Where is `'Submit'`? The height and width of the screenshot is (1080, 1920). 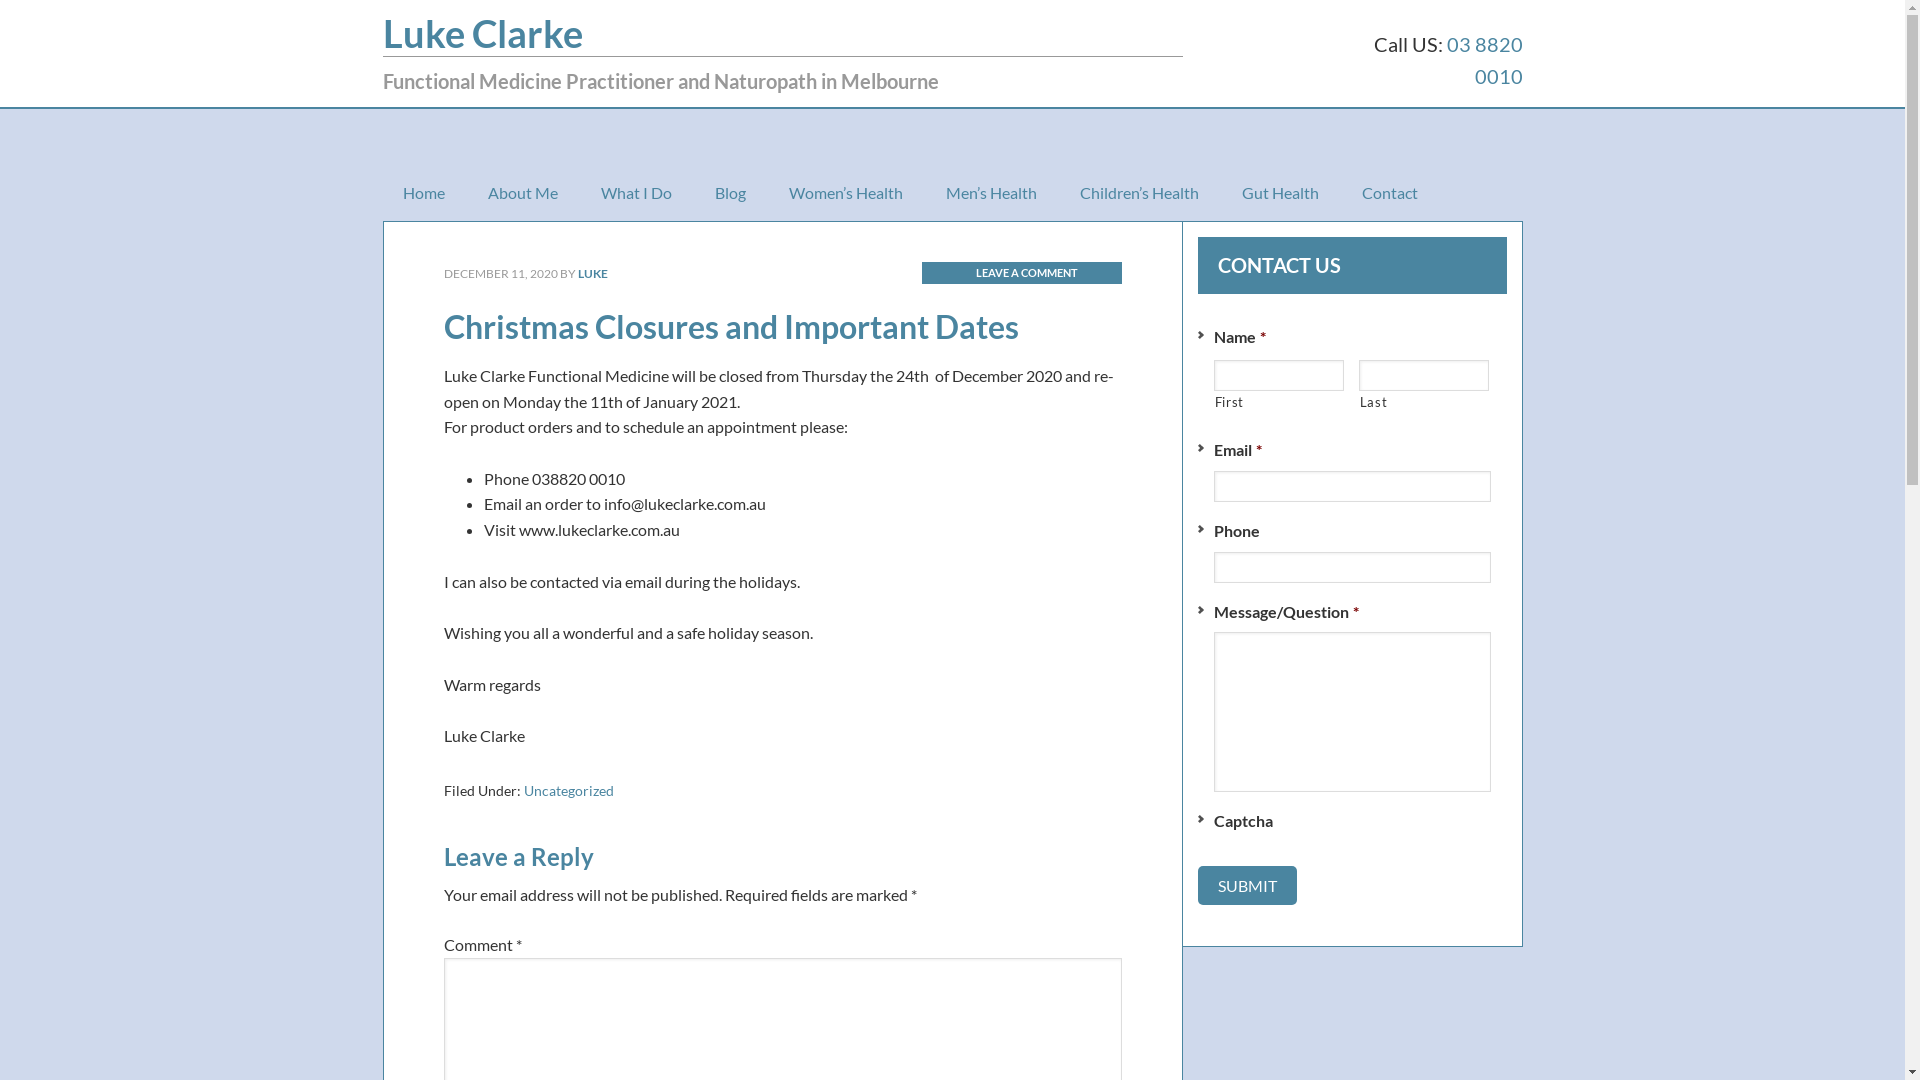
'Submit' is located at coordinates (1246, 884).